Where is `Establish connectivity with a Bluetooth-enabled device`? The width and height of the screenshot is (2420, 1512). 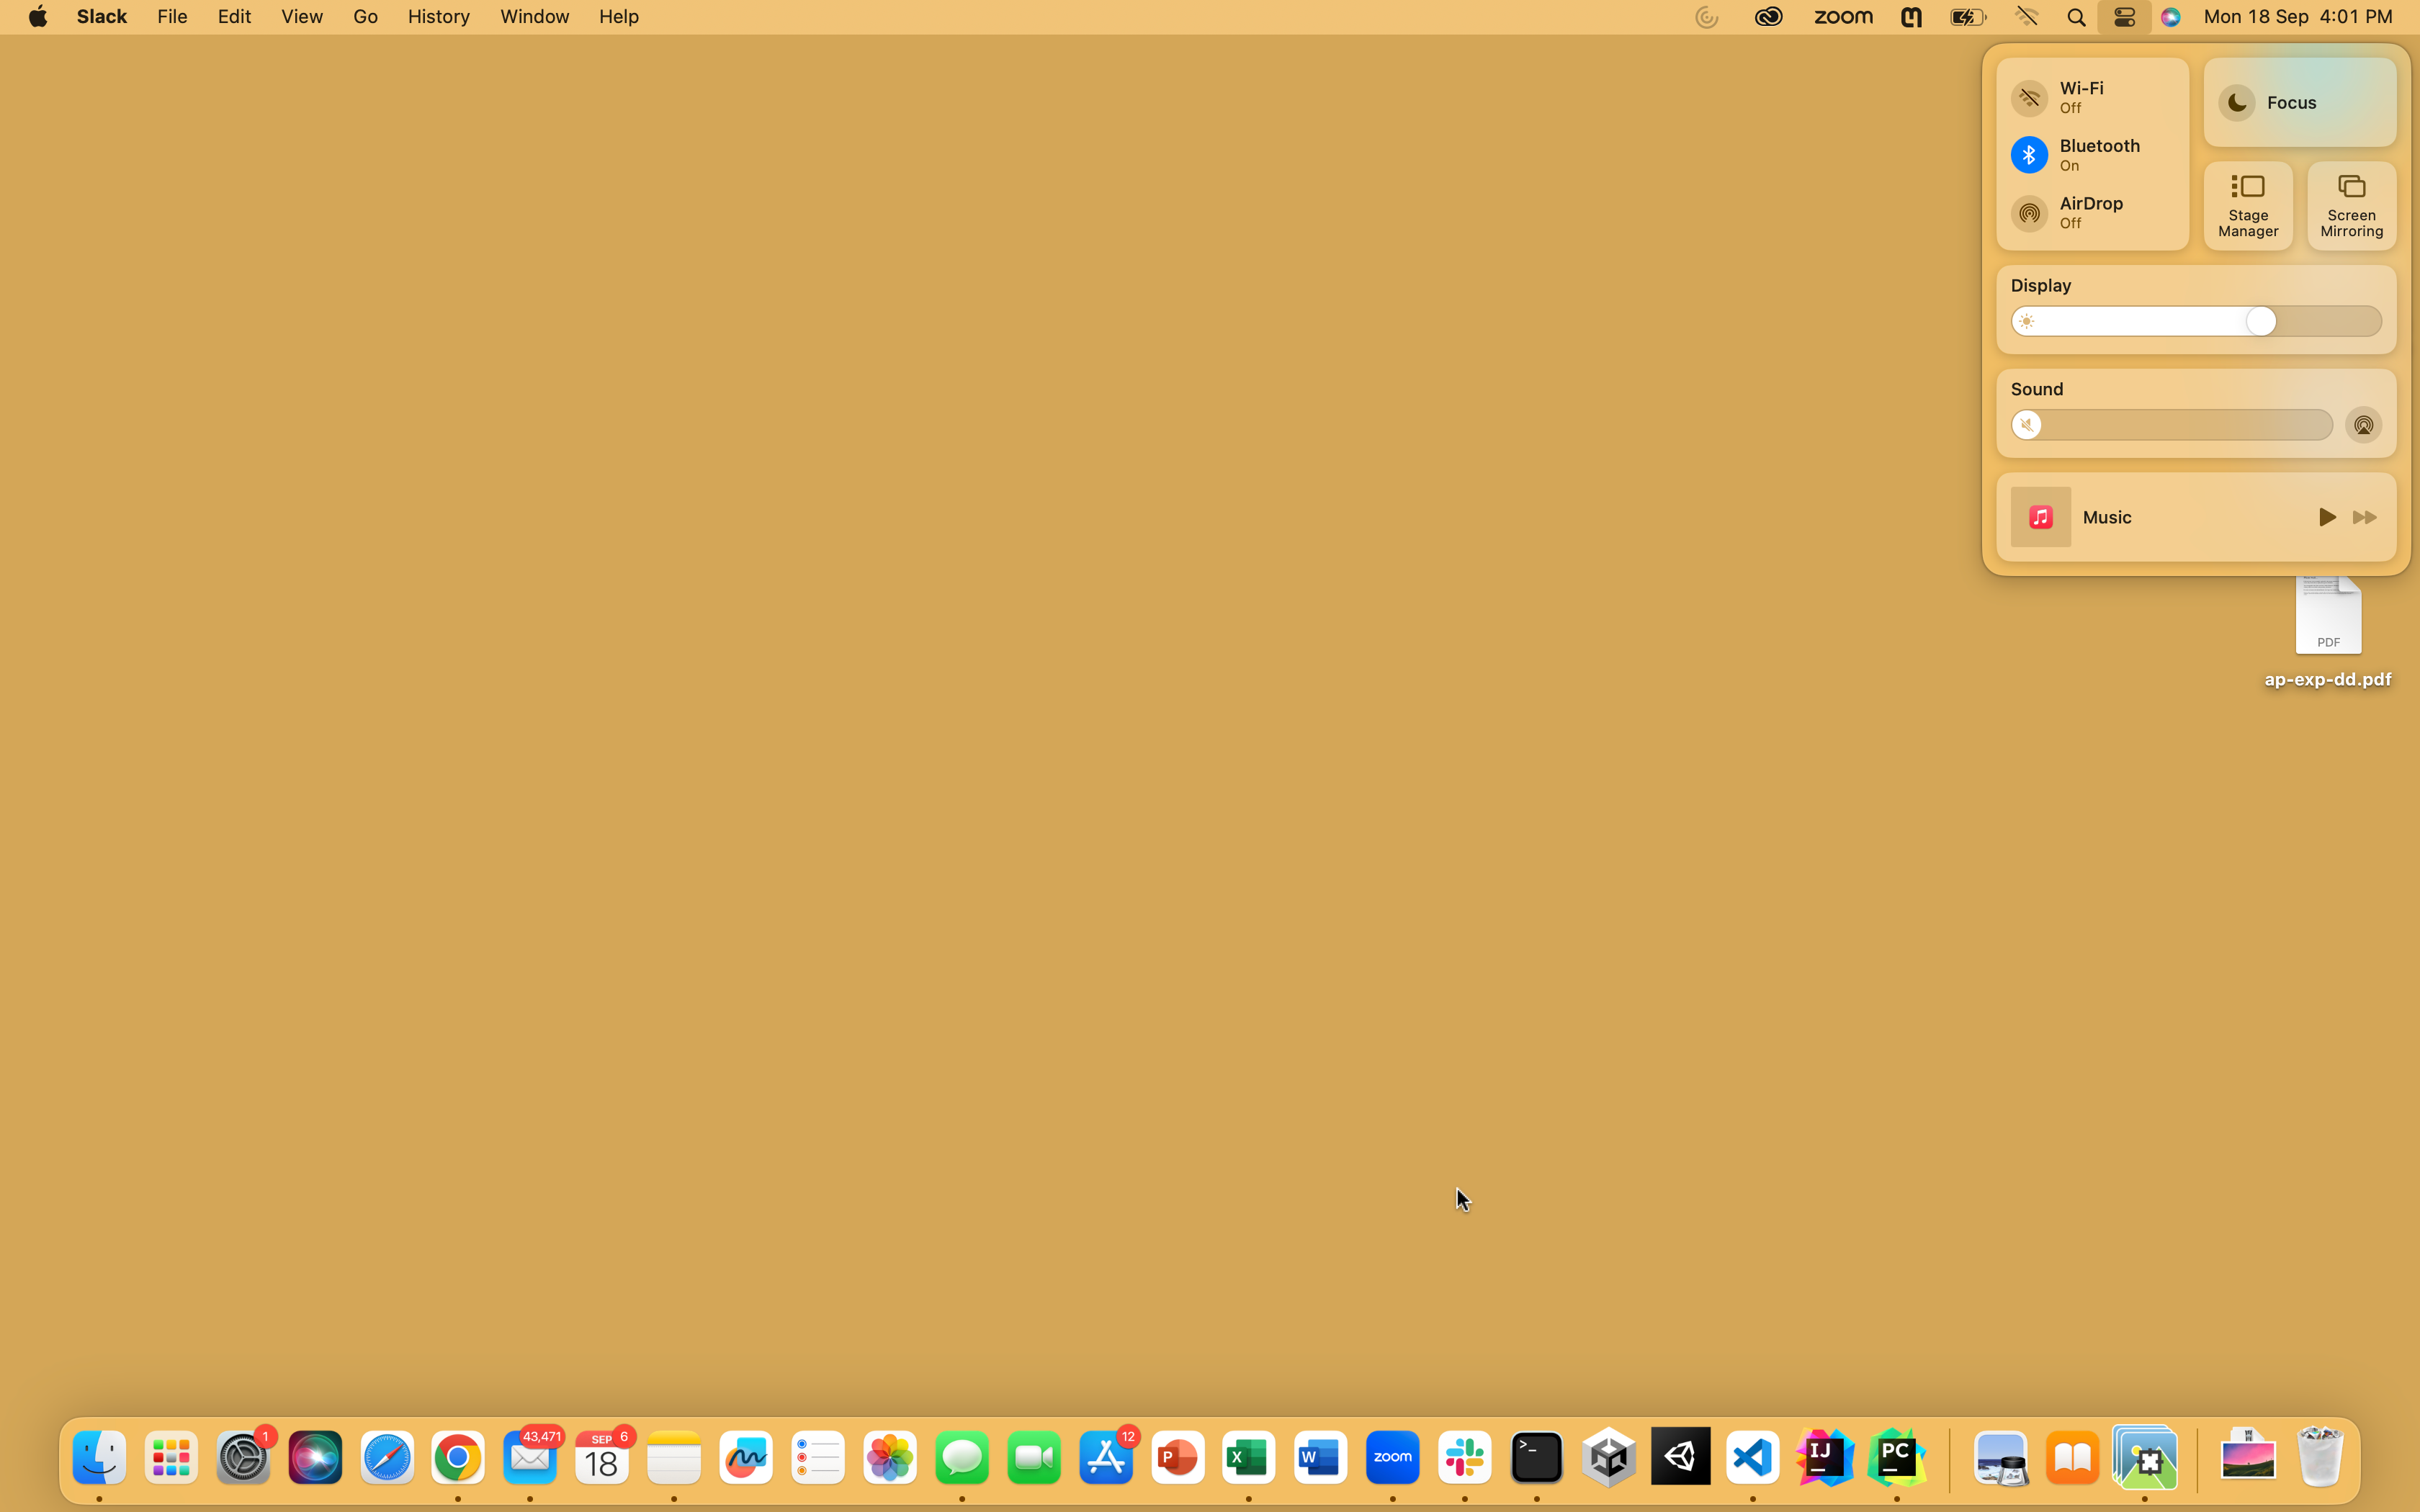 Establish connectivity with a Bluetooth-enabled device is located at coordinates (2089, 153).